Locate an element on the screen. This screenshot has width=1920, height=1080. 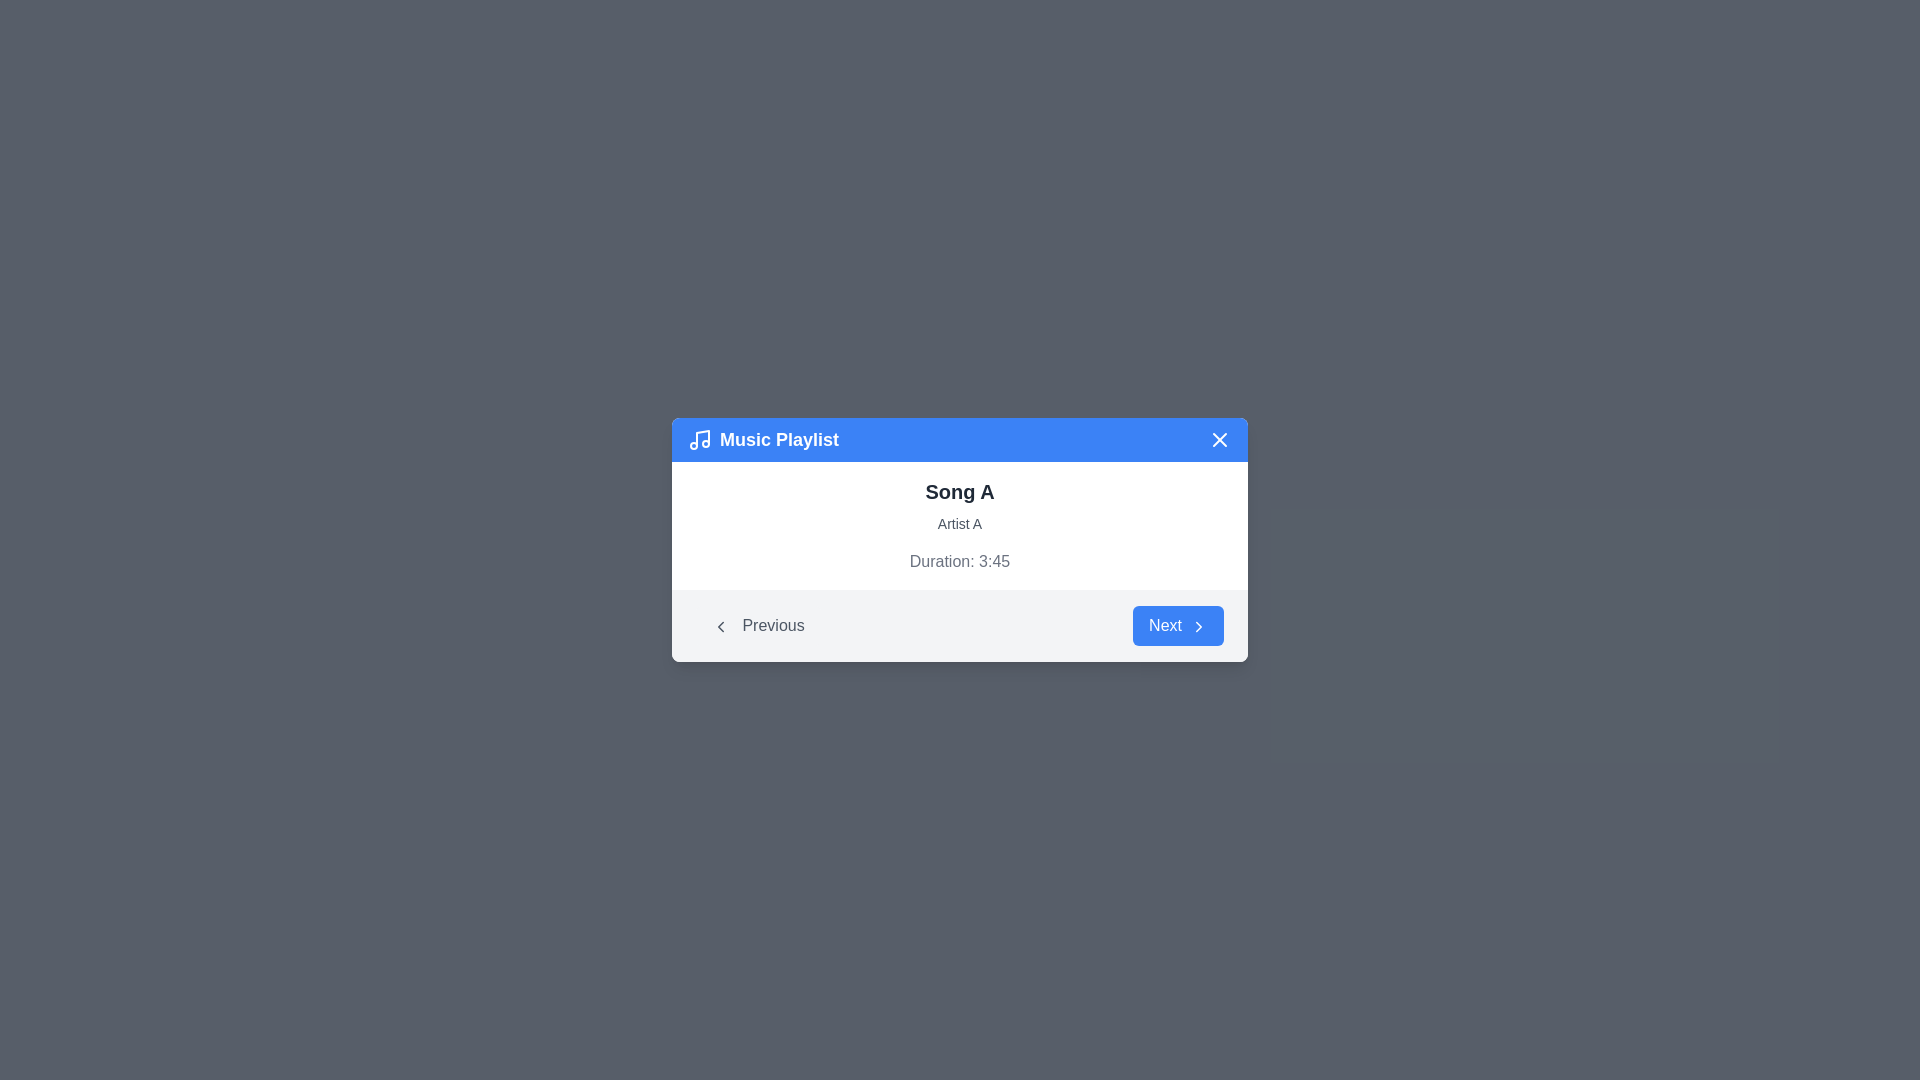
the close button located at the far-right end of the 'Music Playlist' header bar is located at coordinates (1218, 438).